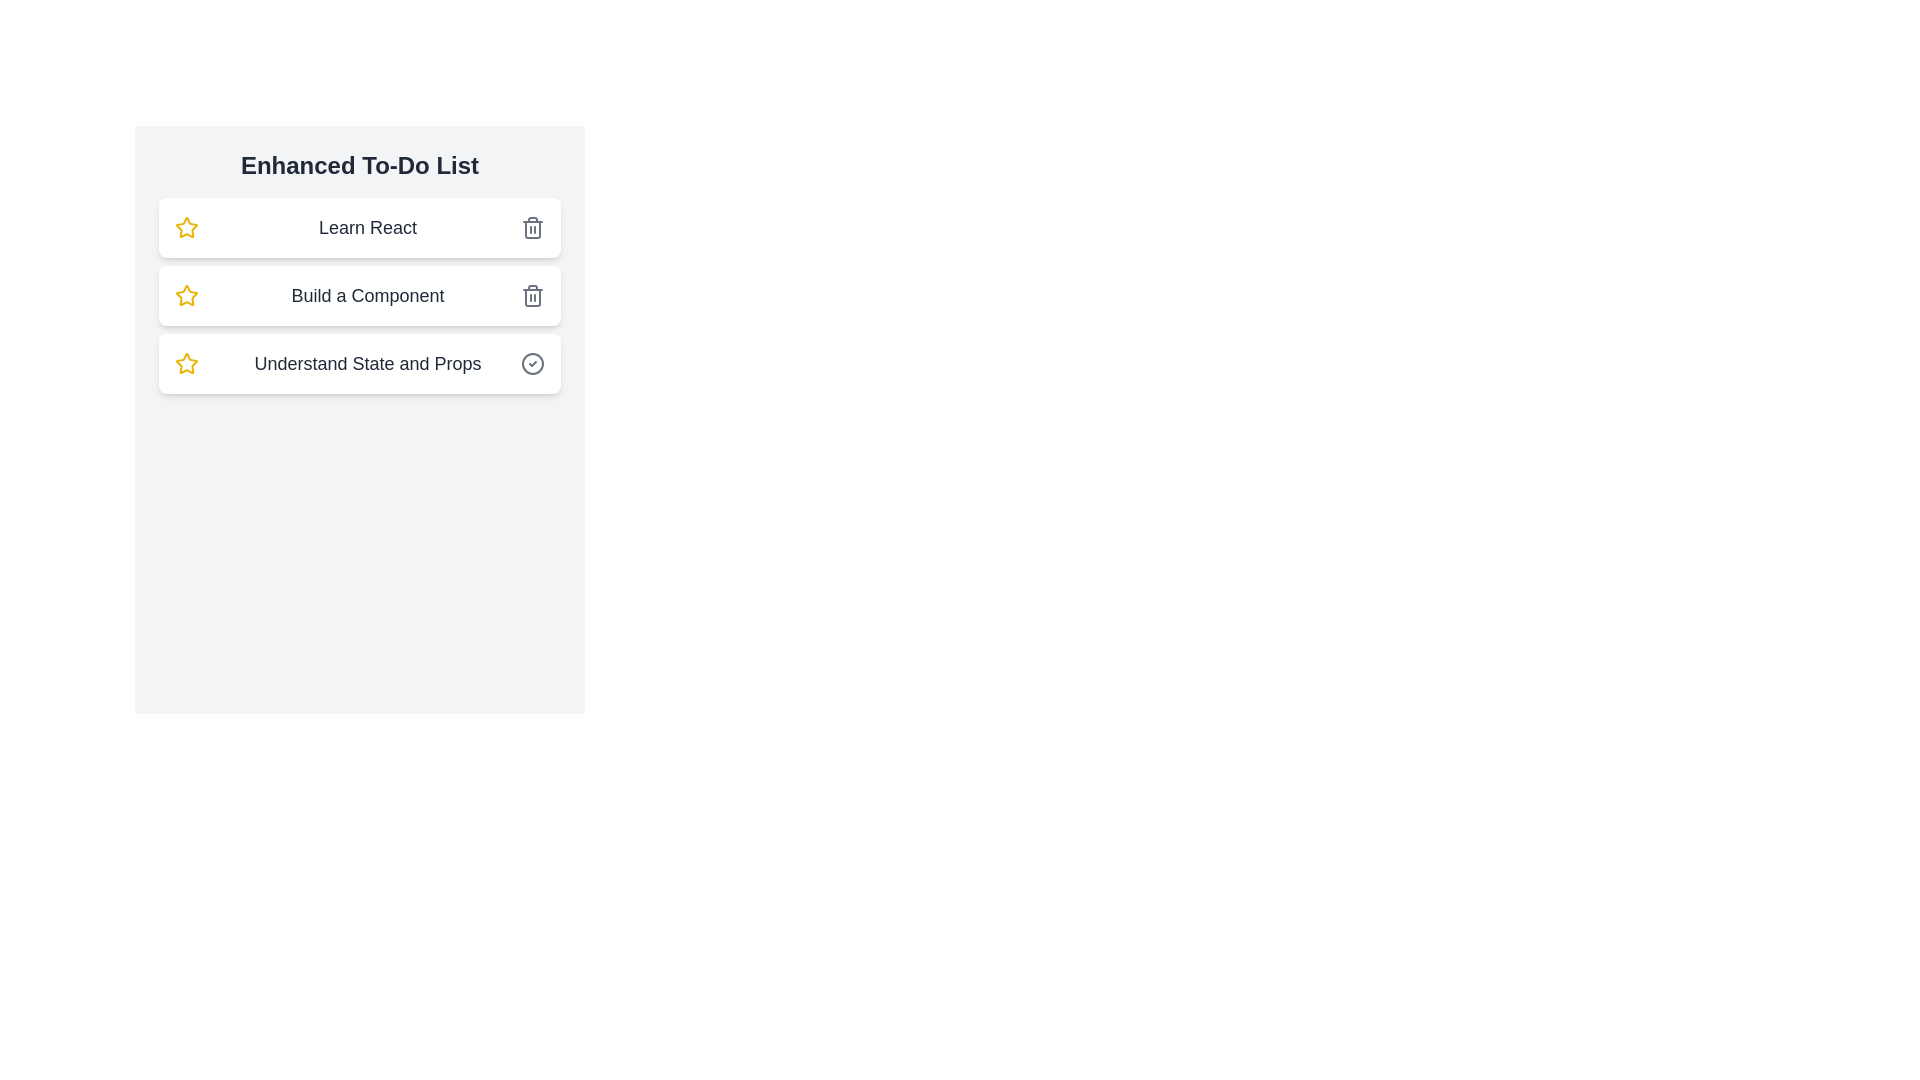  I want to click on the trash can icon button located to the far right of the first item in the 'Enhanced To-Do List', next to the text 'Learn React', to change its color, so click(532, 226).